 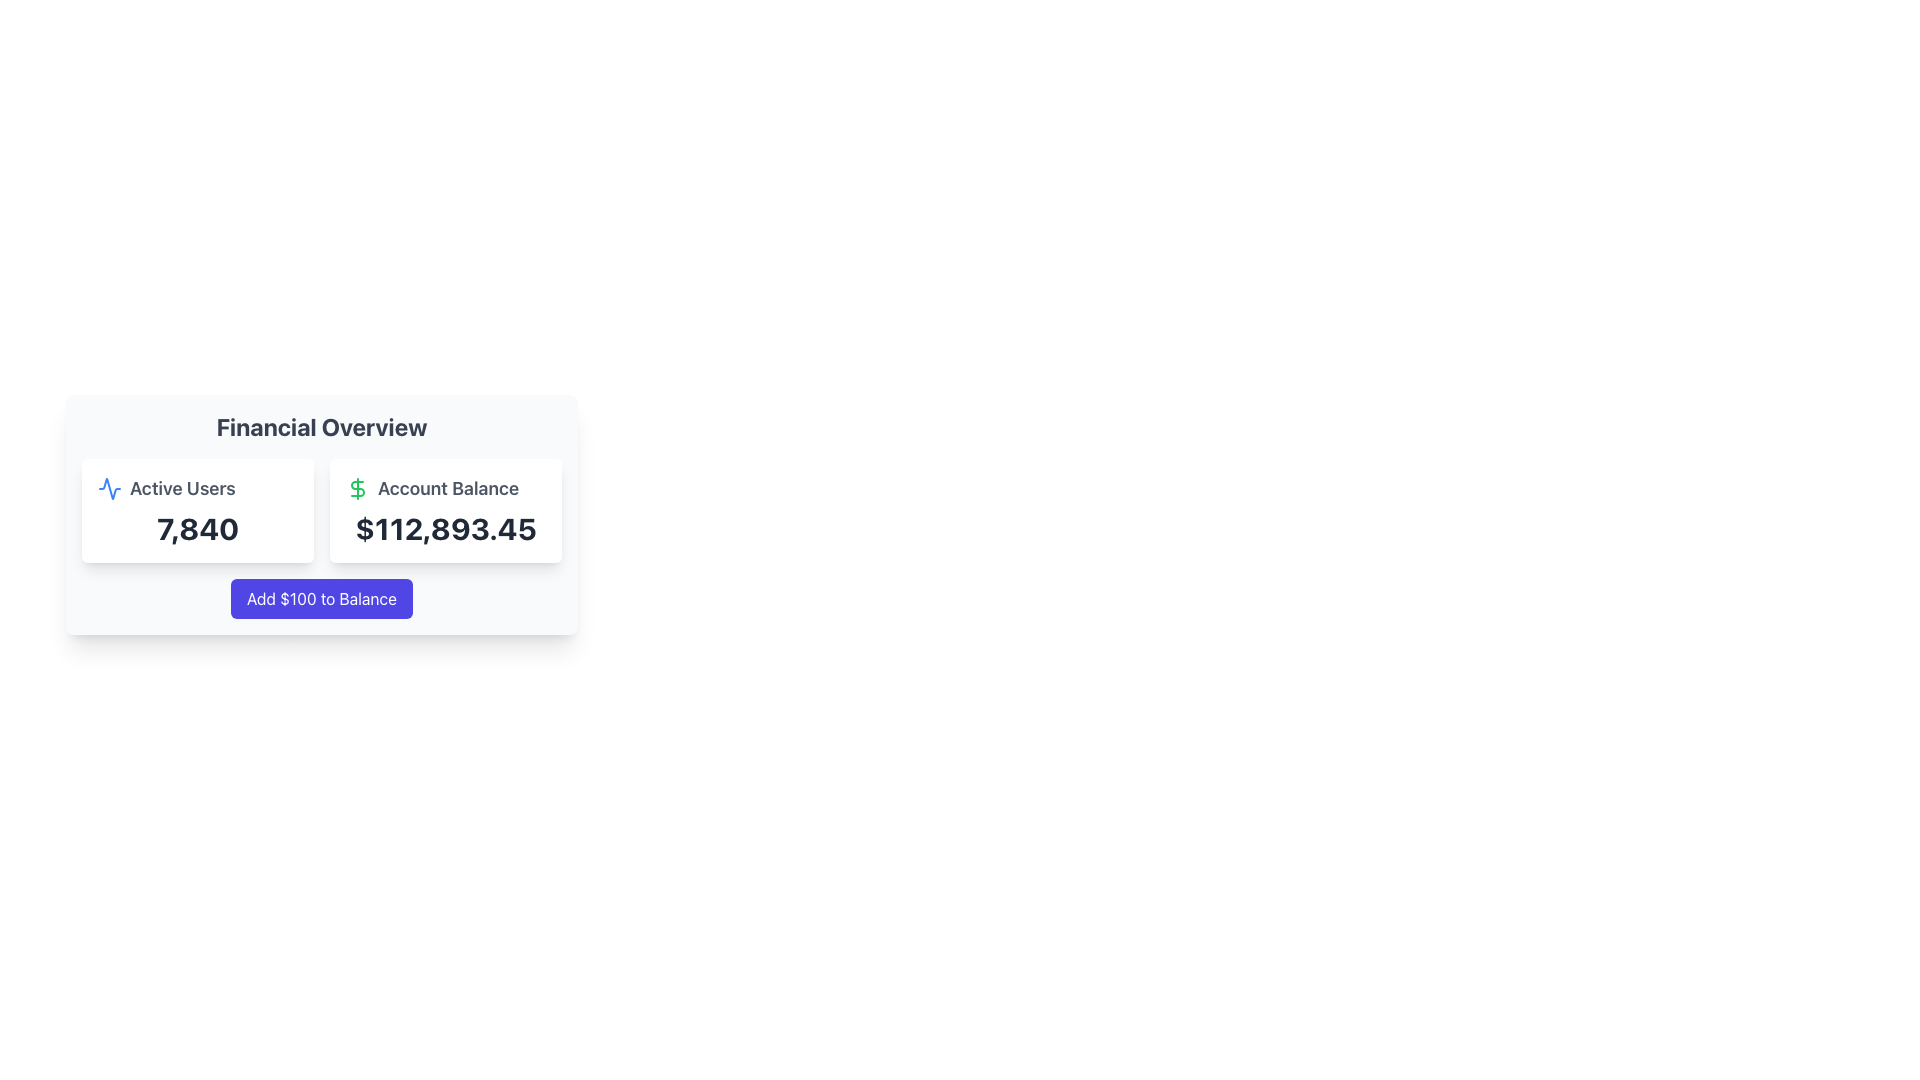 I want to click on the SVG graphical element representing data activity within the 'Active Users' card located in the financial overview section of the page, so click(x=109, y=489).